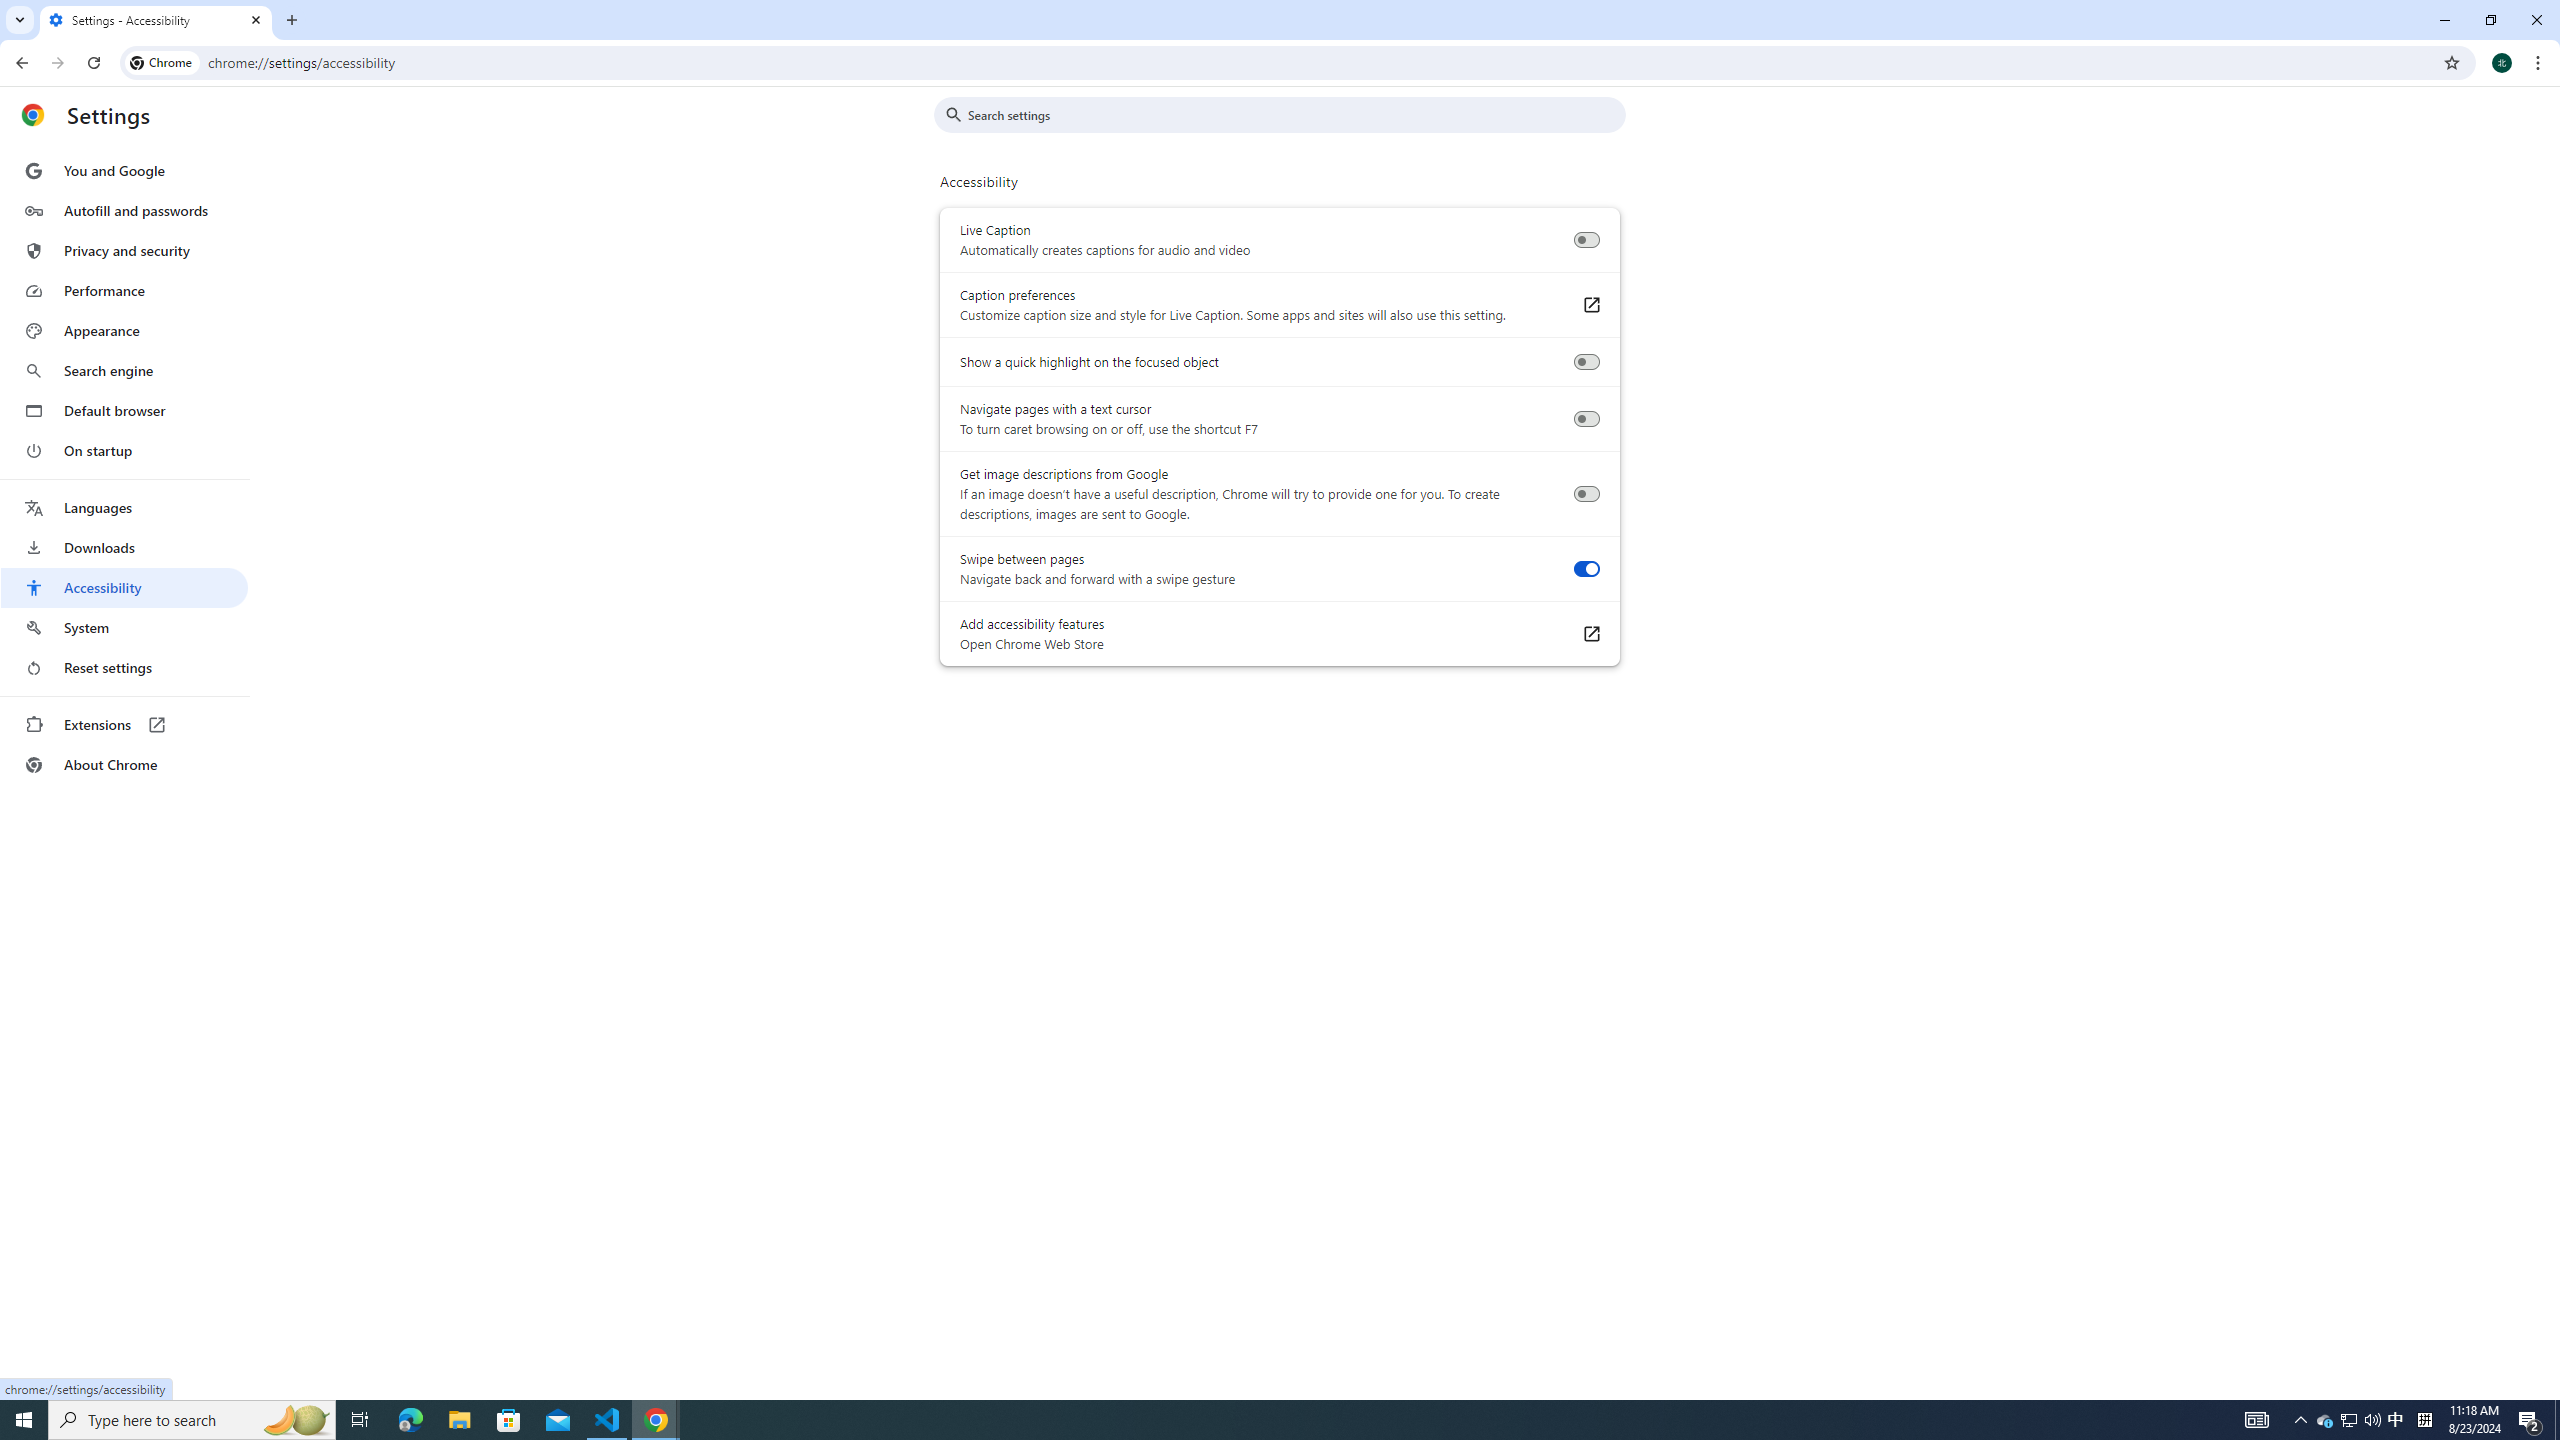 The width and height of the screenshot is (2560, 1440). I want to click on 'Search settings', so click(1293, 114).